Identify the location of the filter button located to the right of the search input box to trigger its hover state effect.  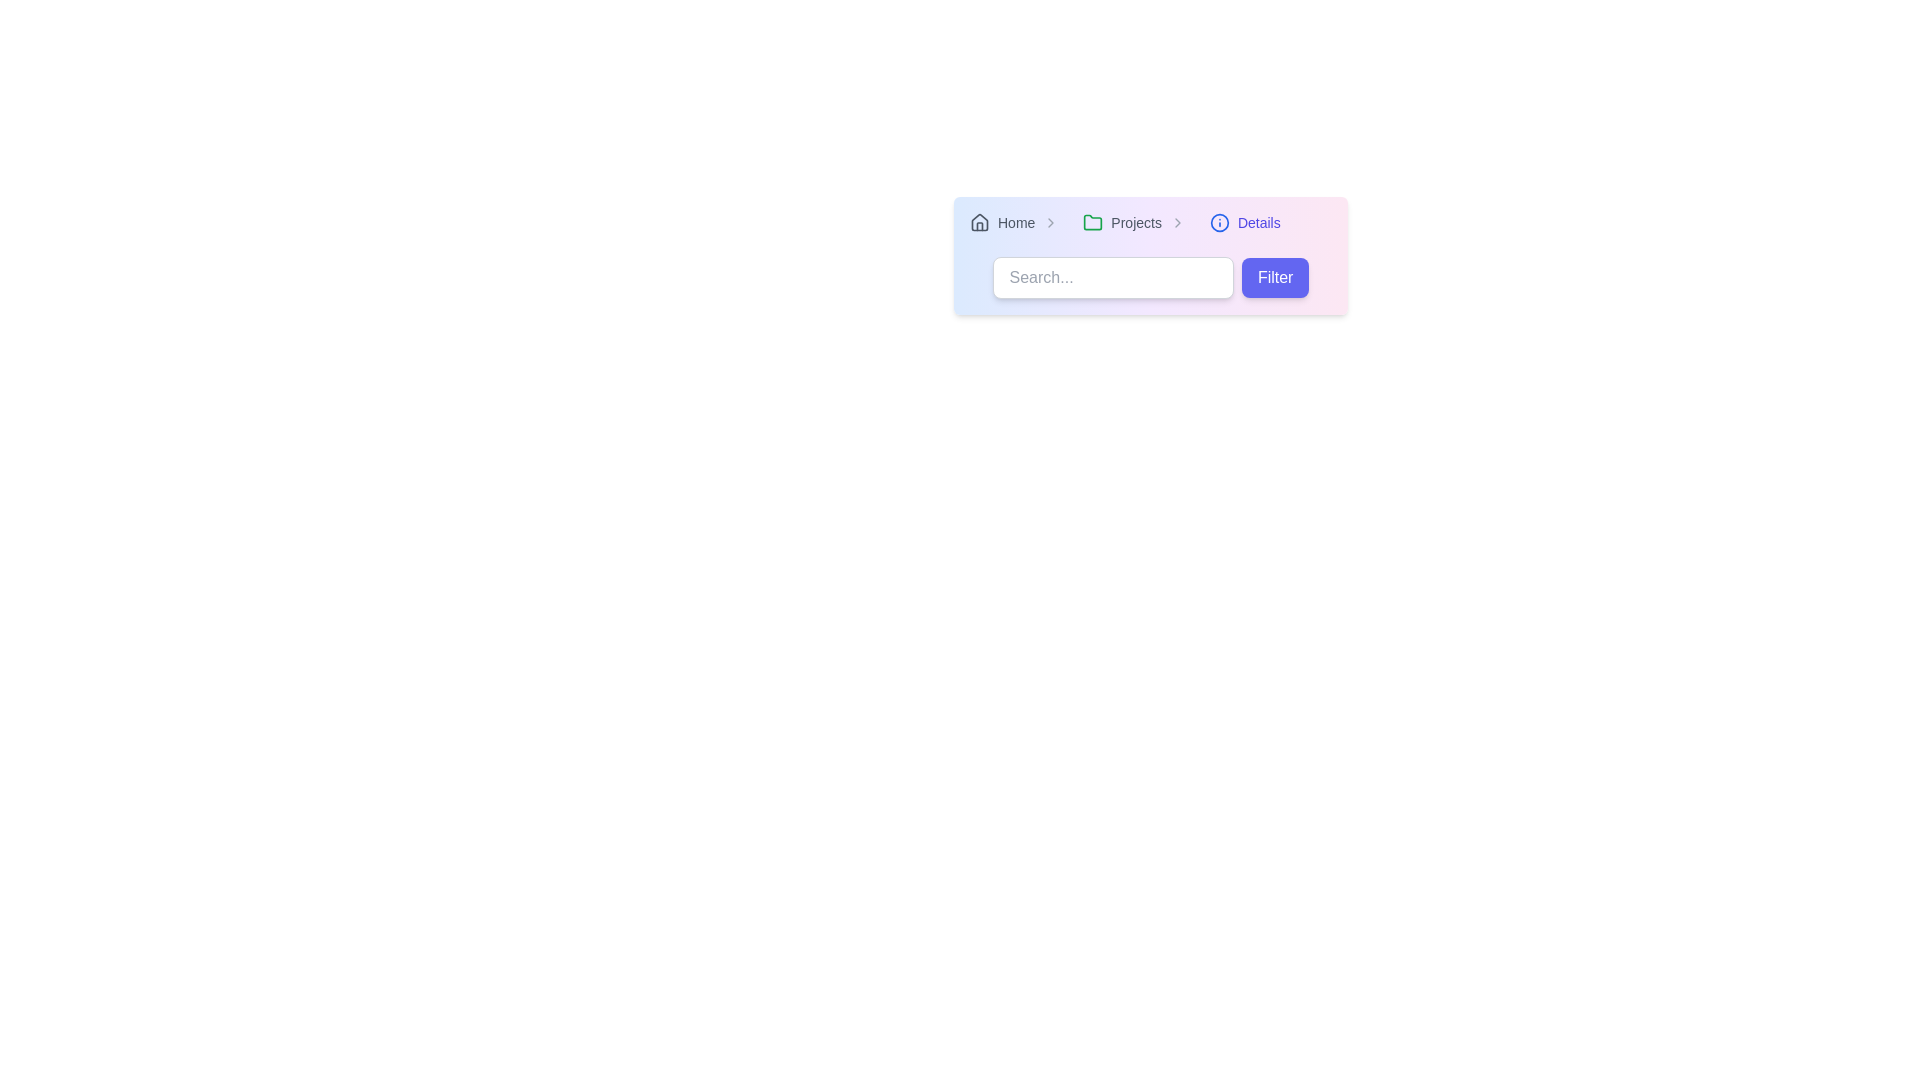
(1274, 277).